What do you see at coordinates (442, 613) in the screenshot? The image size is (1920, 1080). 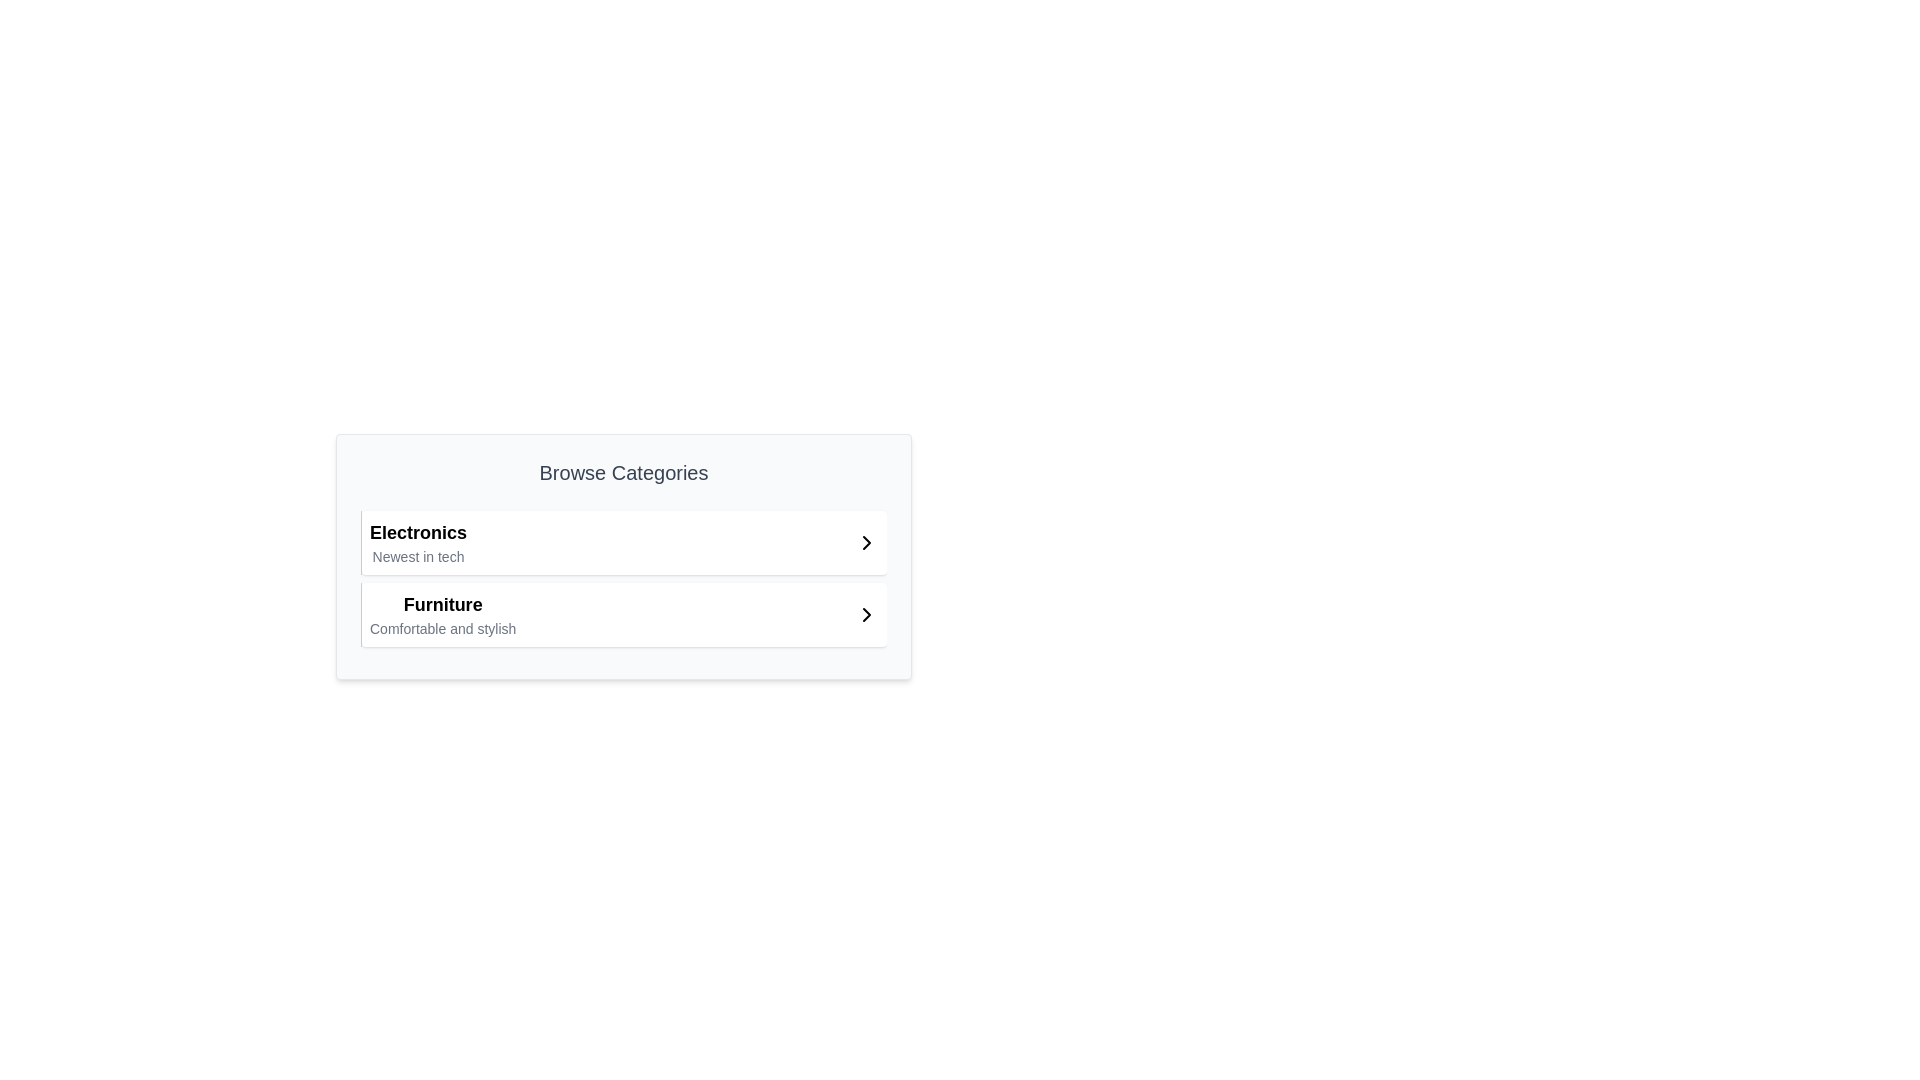 I see `the clickable category option for furniture, which is the second entry under 'Browse Categories' below 'Electronics'` at bounding box center [442, 613].